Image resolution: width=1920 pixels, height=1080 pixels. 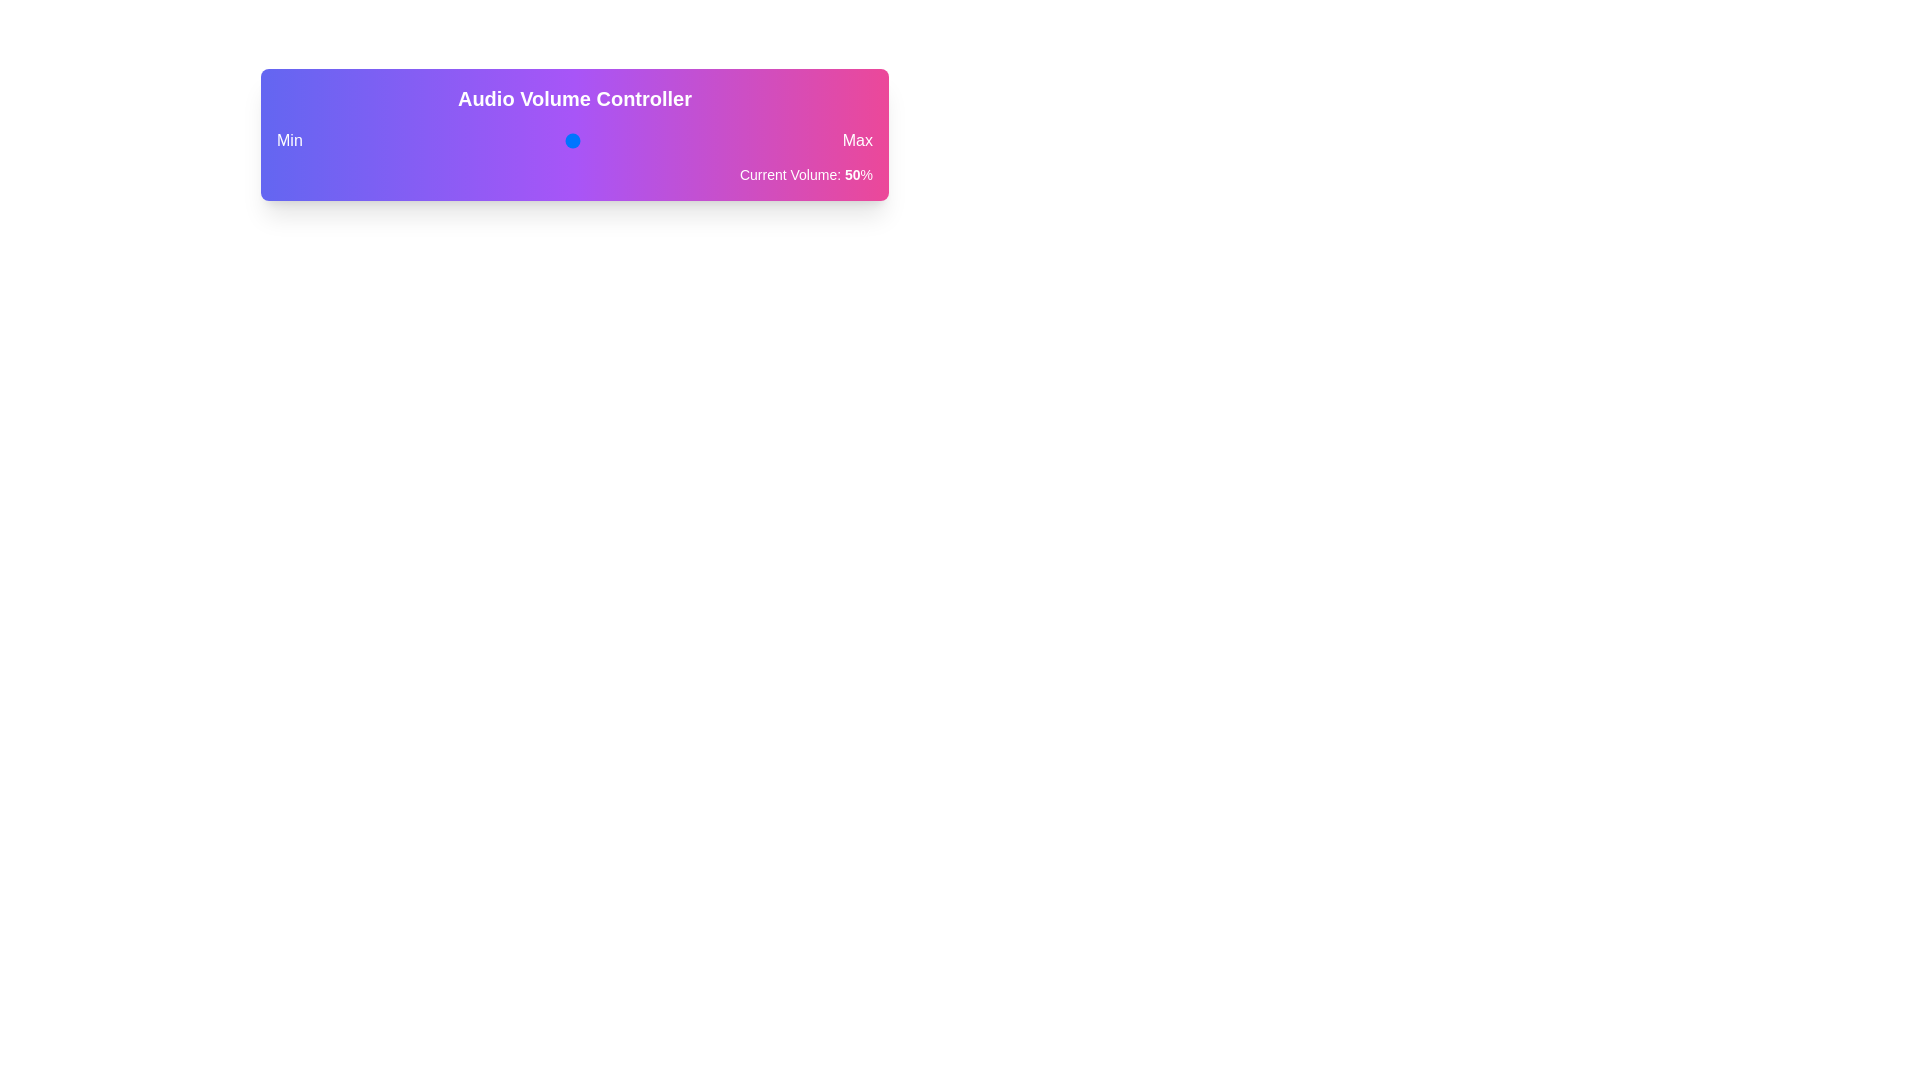 What do you see at coordinates (607, 140) in the screenshot?
I see `the volume slider to 57%` at bounding box center [607, 140].